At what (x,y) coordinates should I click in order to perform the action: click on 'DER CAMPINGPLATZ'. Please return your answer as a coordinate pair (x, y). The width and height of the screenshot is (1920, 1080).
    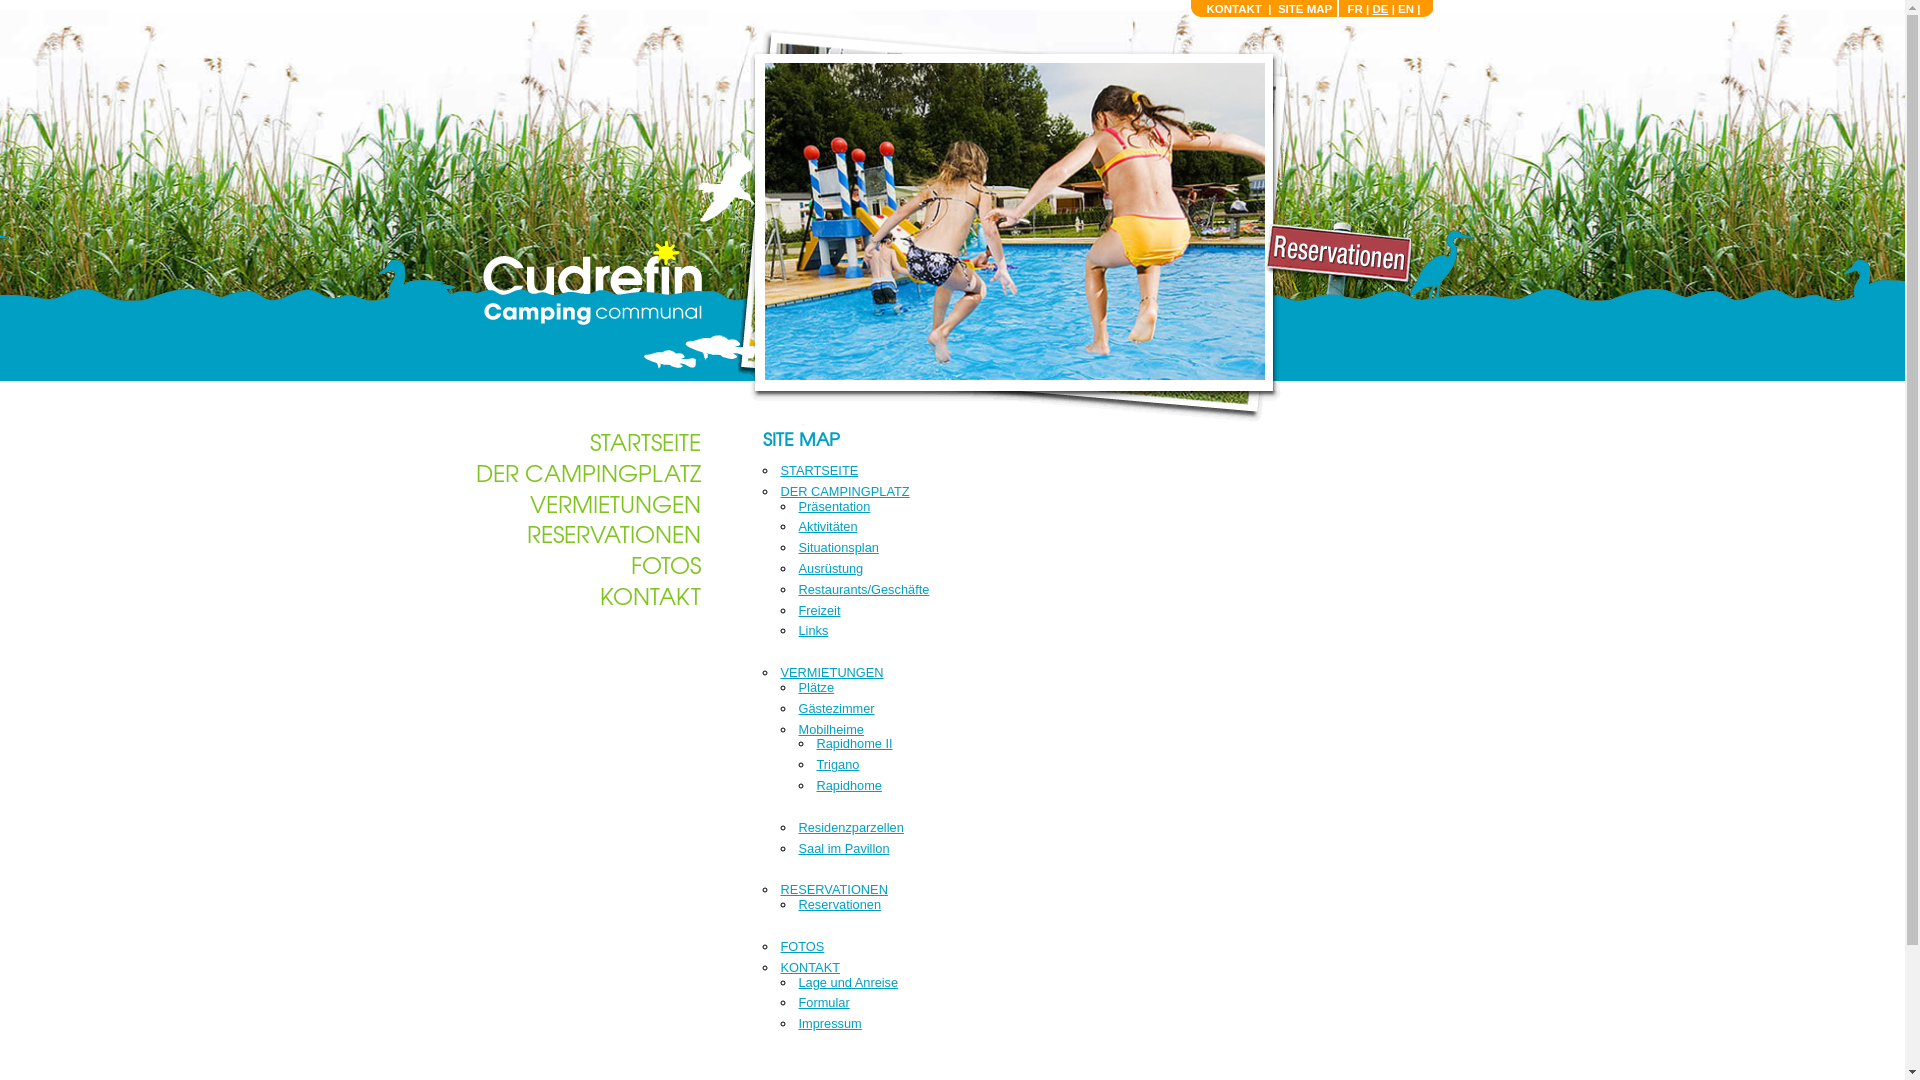
    Looking at the image, I should click on (844, 491).